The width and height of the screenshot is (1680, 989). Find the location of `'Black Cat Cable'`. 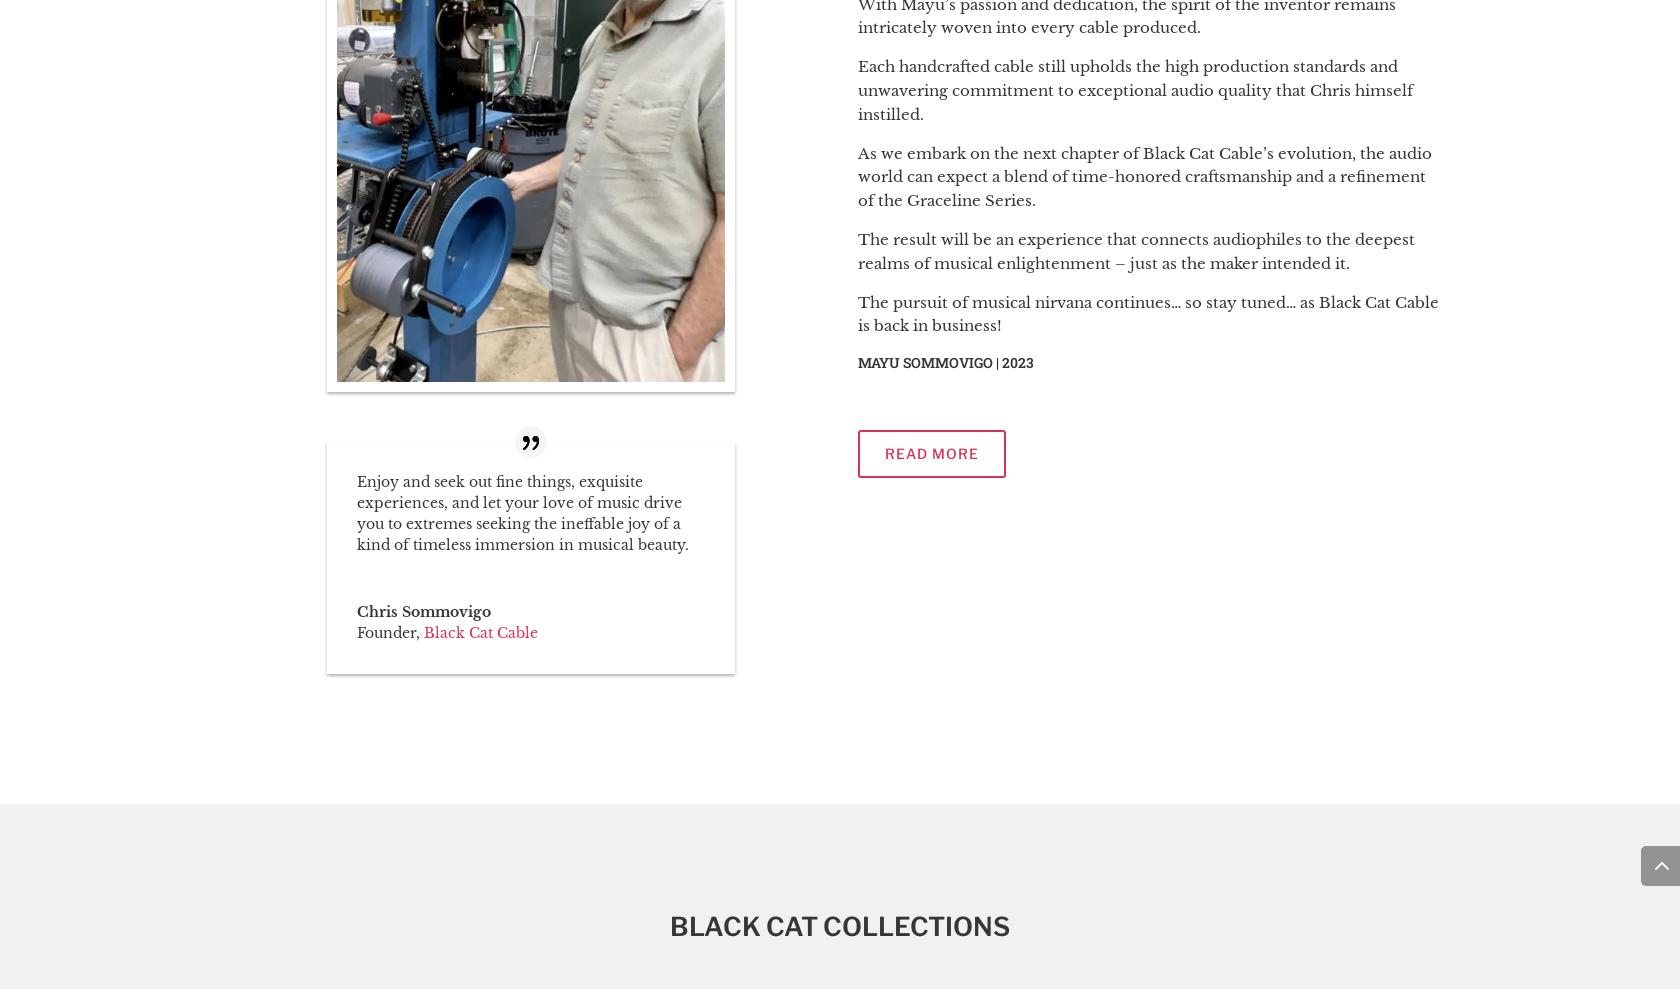

'Black Cat Cable' is located at coordinates (480, 632).